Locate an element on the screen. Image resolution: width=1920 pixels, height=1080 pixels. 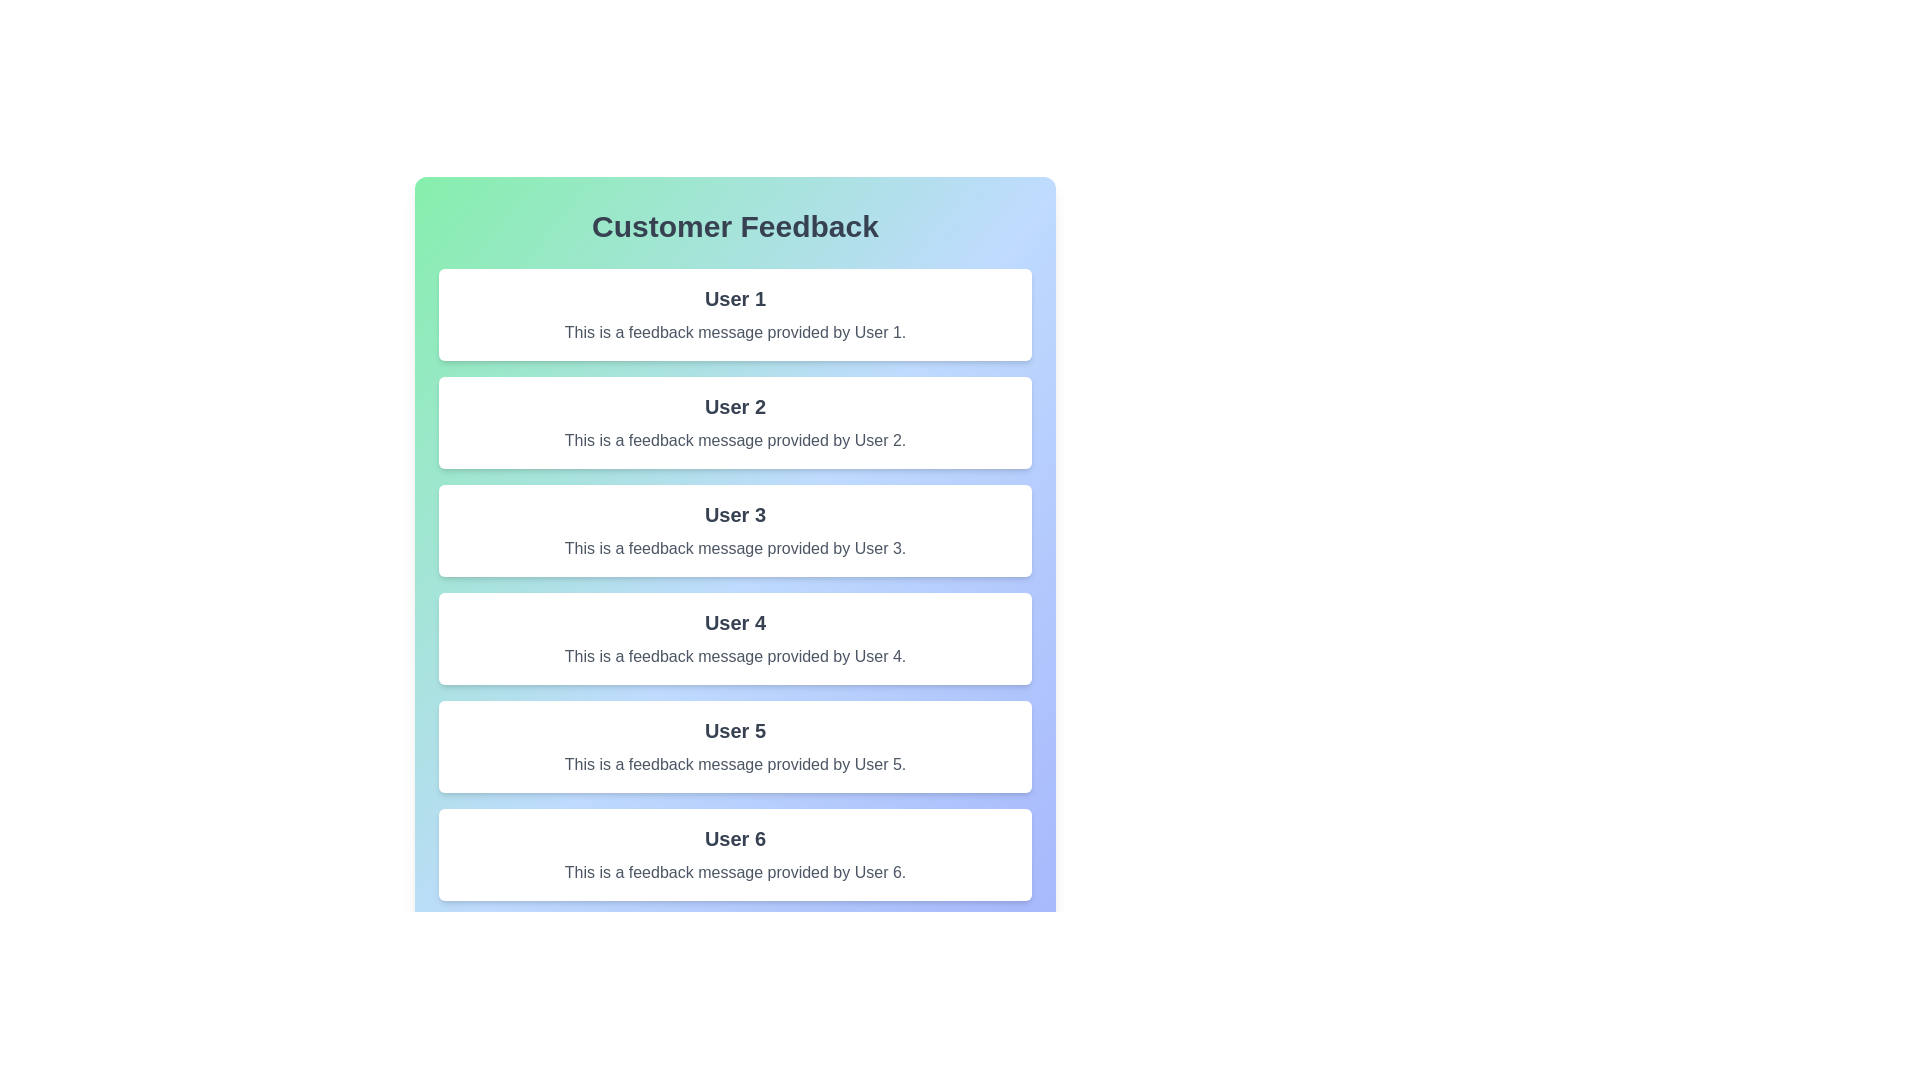
the header text 'User 3' in the feedback card, which is the third card in a vertical list of similar cards is located at coordinates (734, 514).